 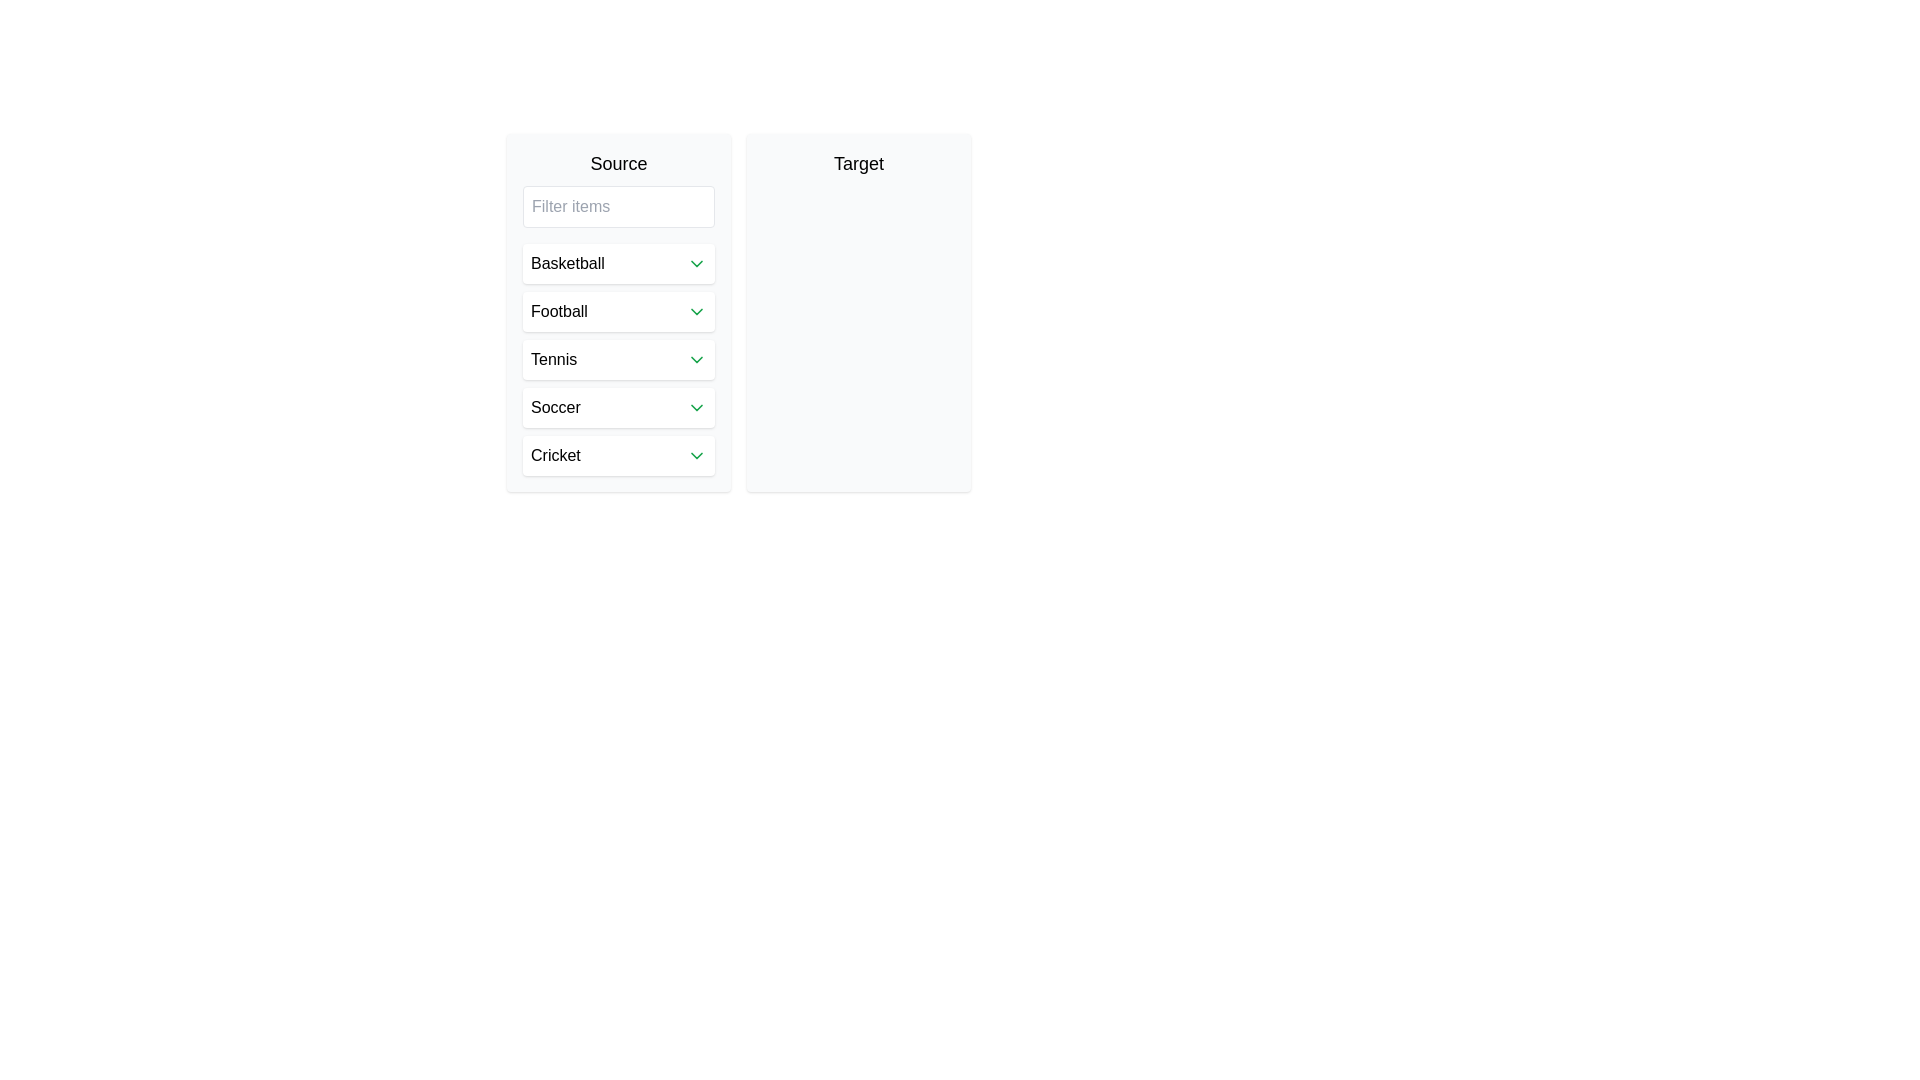 What do you see at coordinates (696, 312) in the screenshot?
I see `the rightmost icon within the 'Football' button` at bounding box center [696, 312].